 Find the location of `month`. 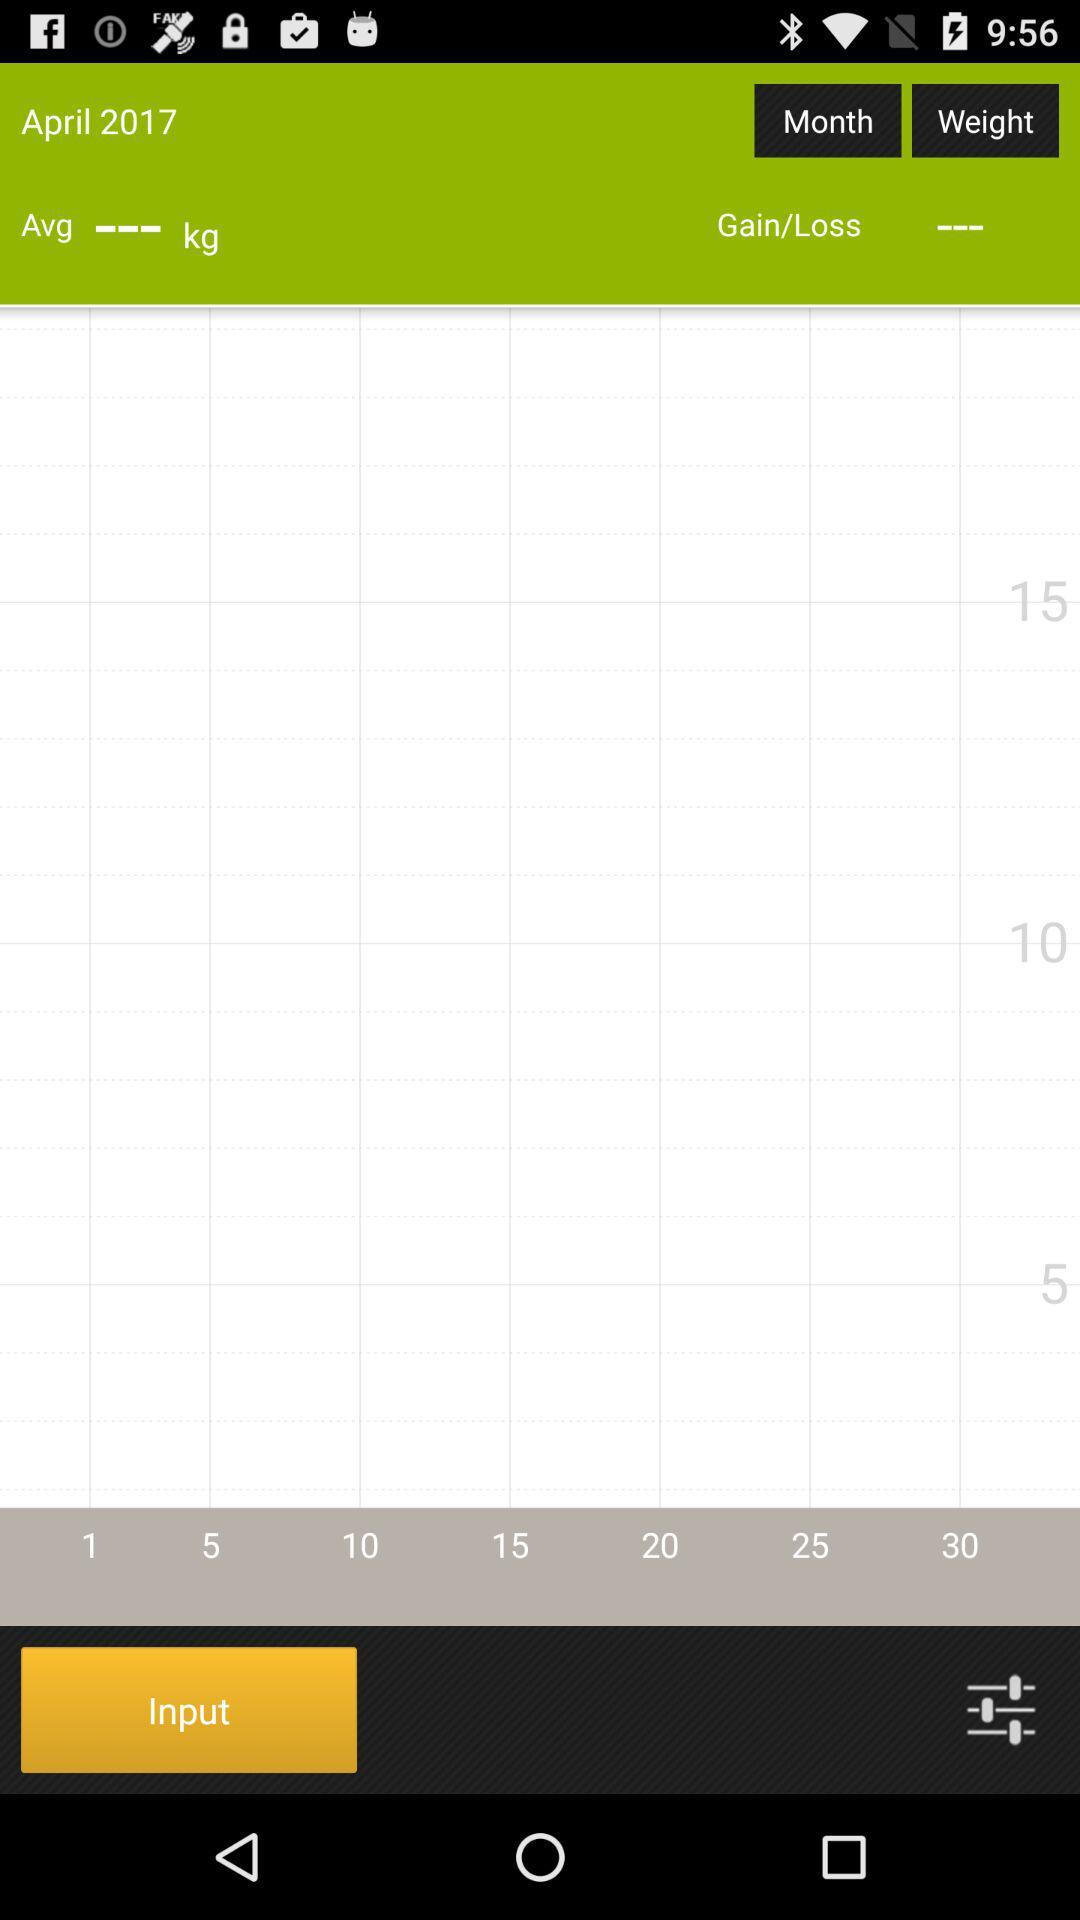

month is located at coordinates (828, 119).